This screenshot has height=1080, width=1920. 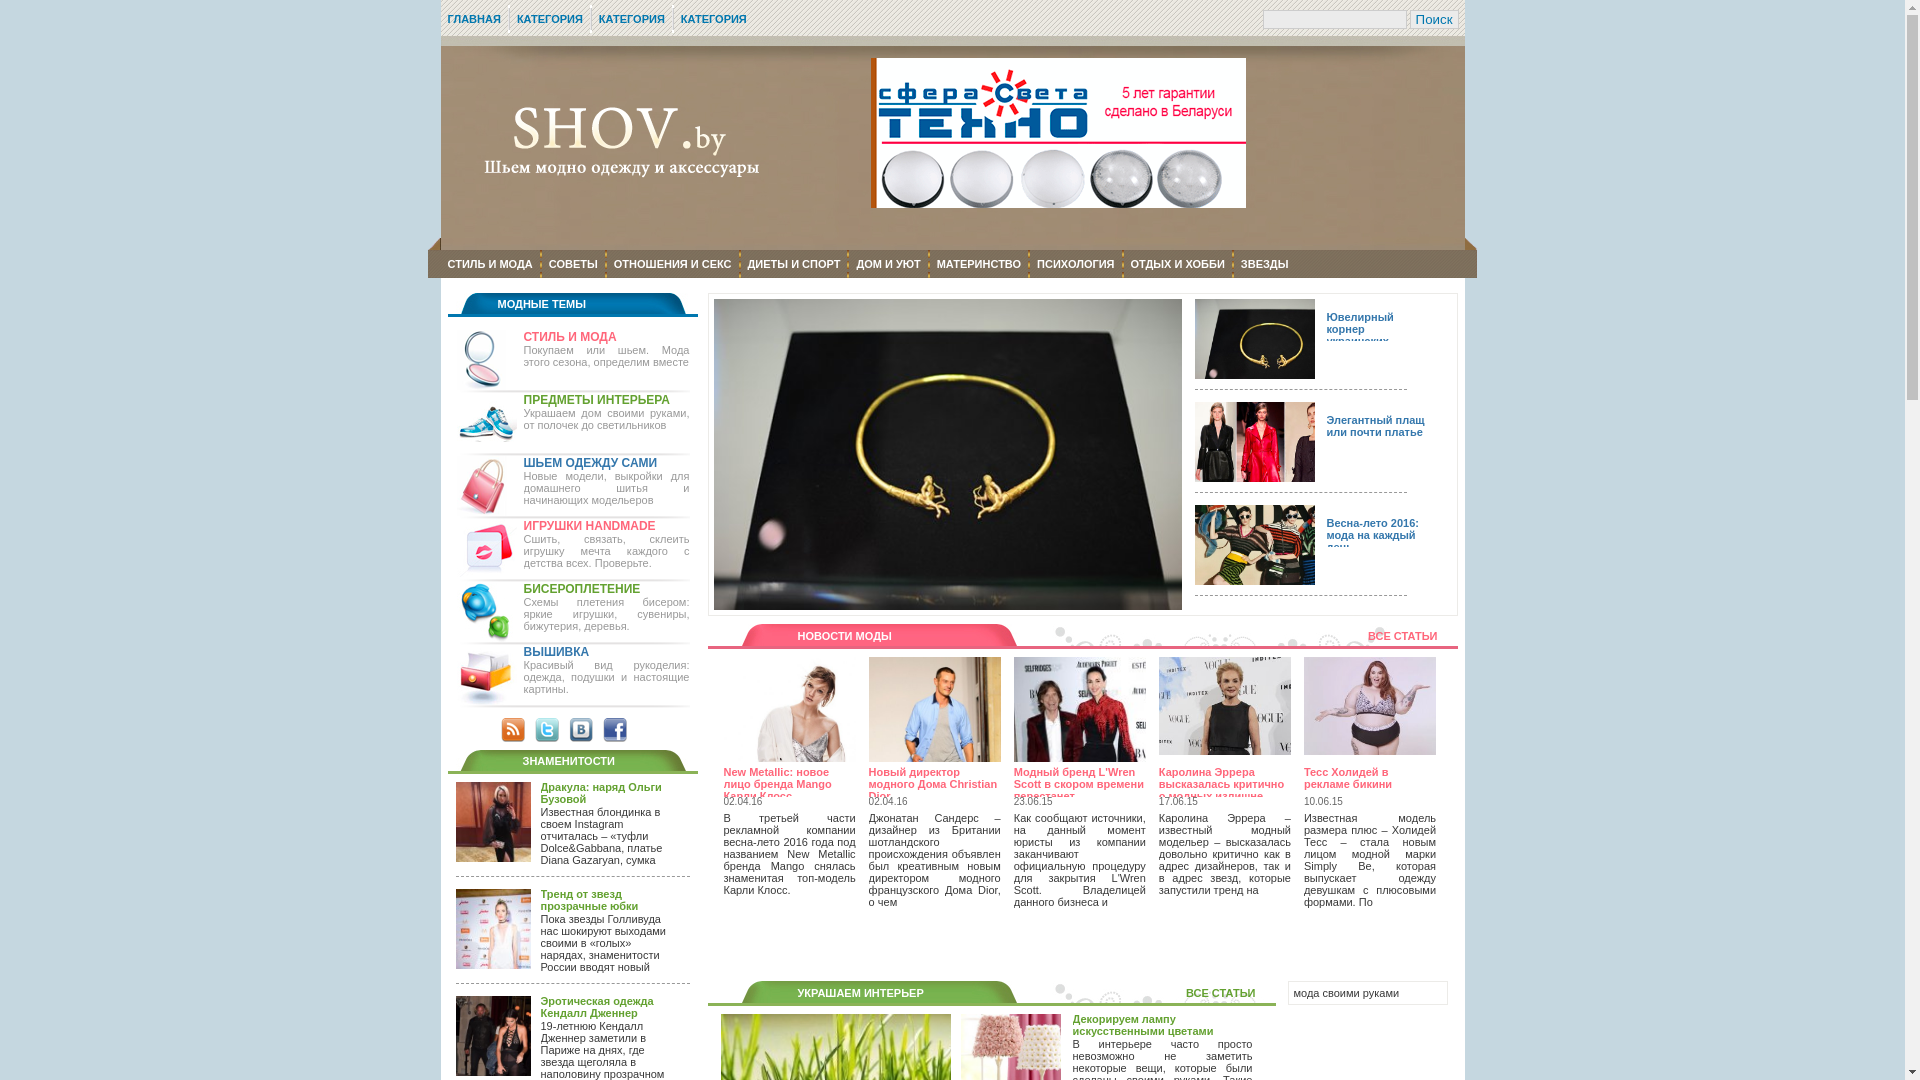 What do you see at coordinates (546, 729) in the screenshot?
I see `'Twitter'` at bounding box center [546, 729].